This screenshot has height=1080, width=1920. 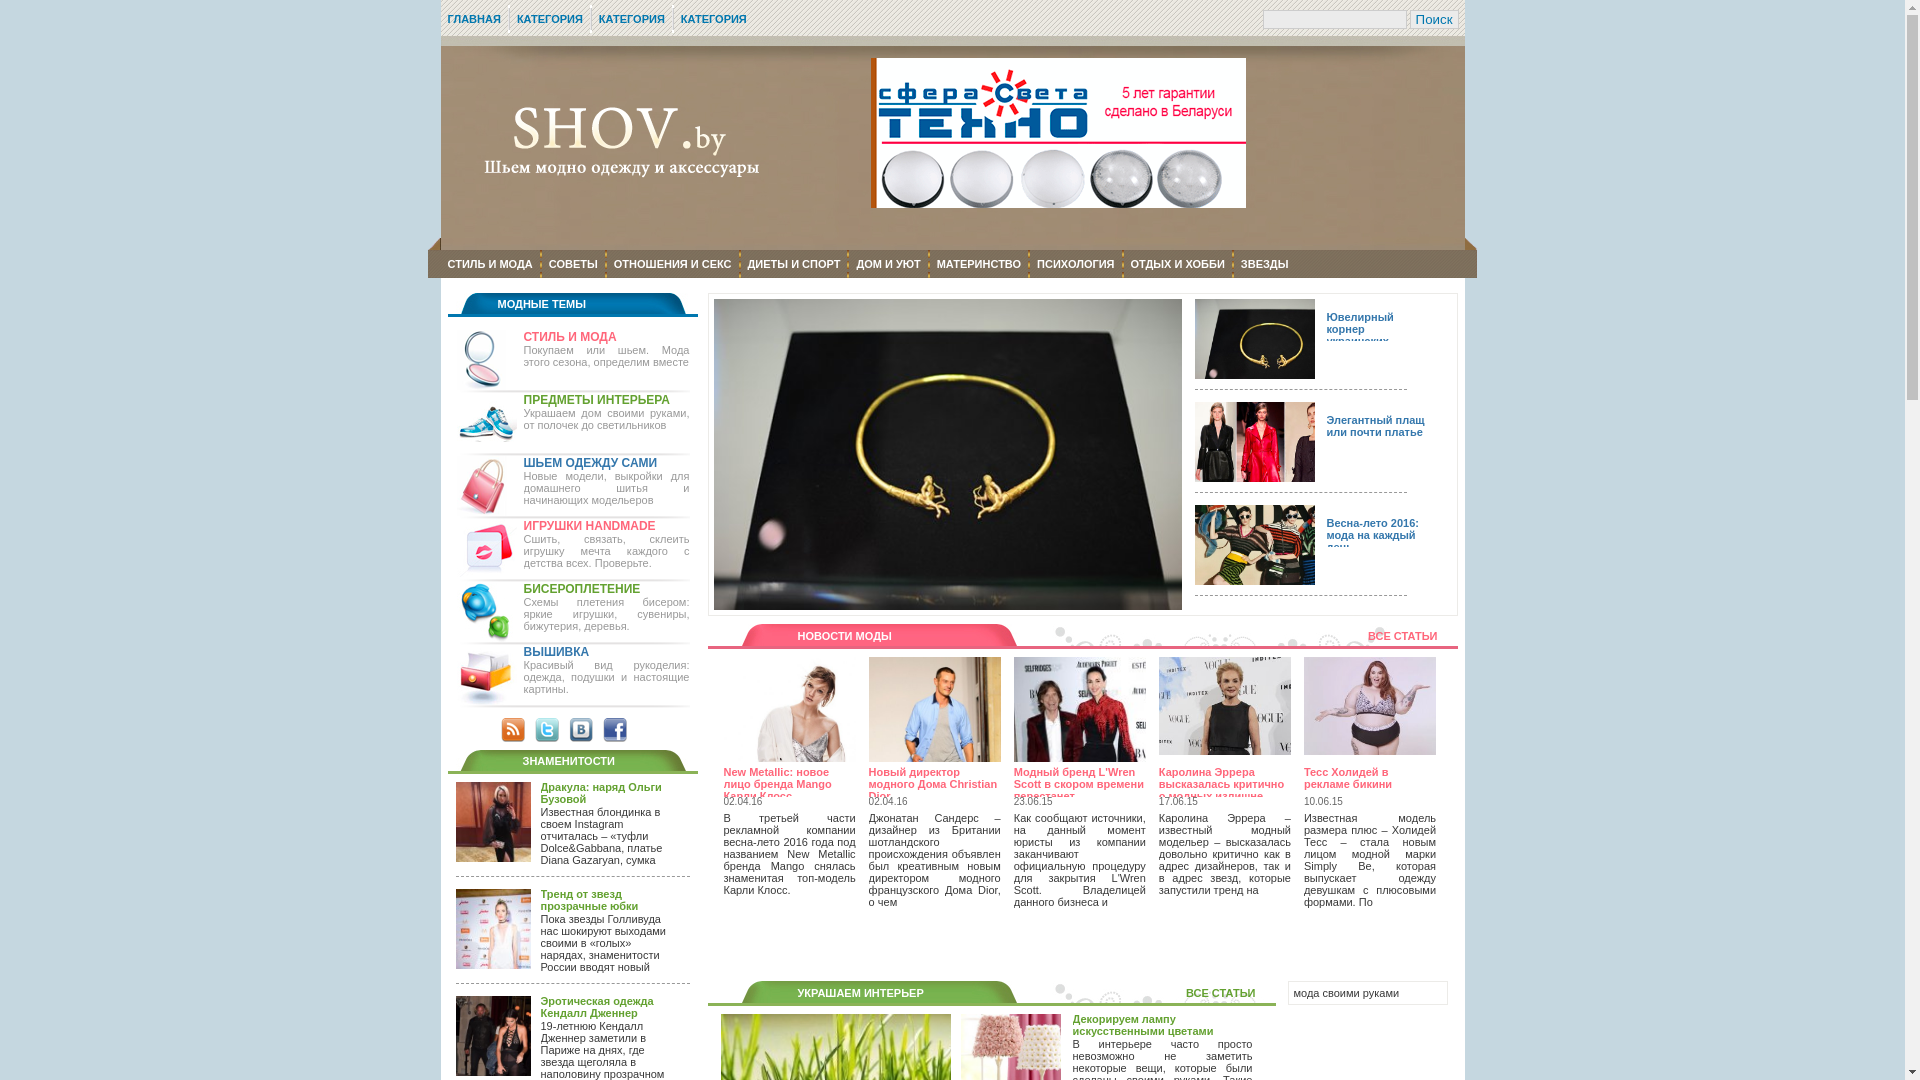 What do you see at coordinates (546, 729) in the screenshot?
I see `'Twitter'` at bounding box center [546, 729].